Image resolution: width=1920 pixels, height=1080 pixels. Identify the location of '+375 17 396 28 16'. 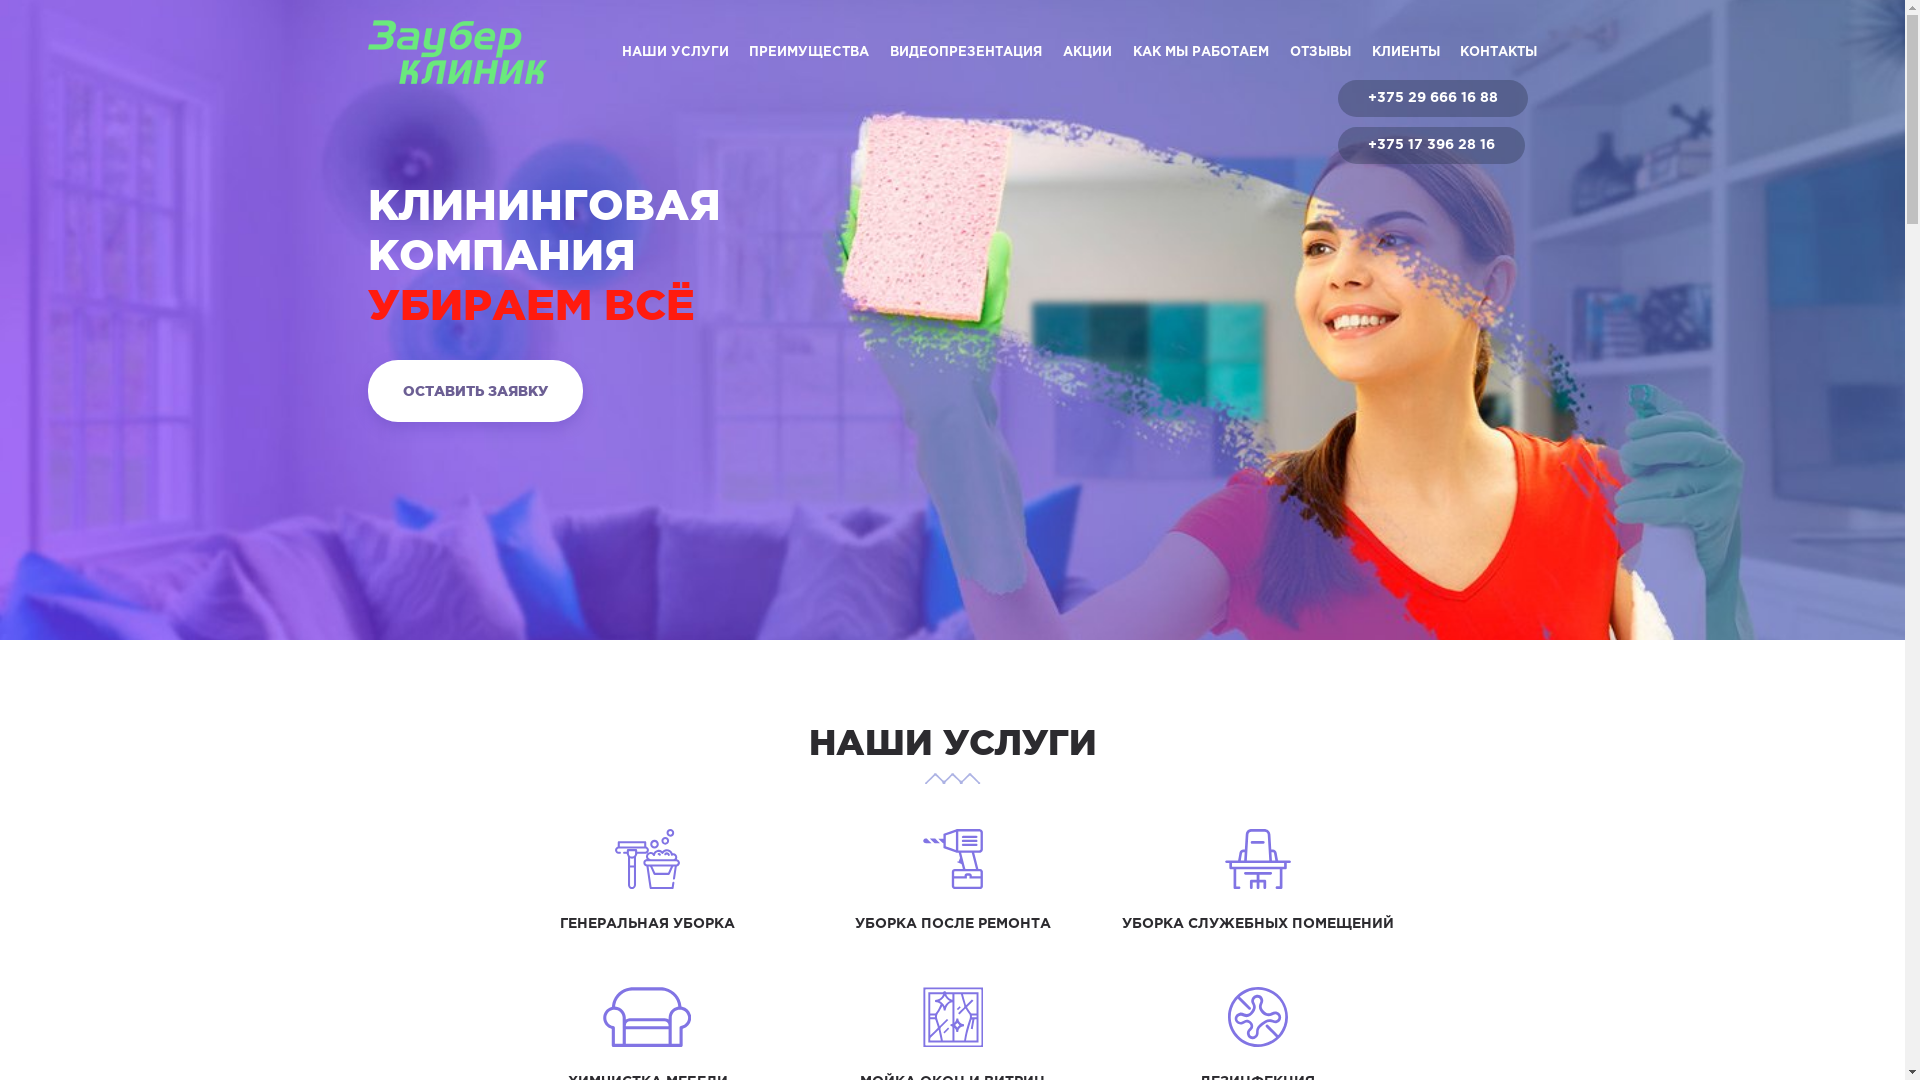
(1430, 144).